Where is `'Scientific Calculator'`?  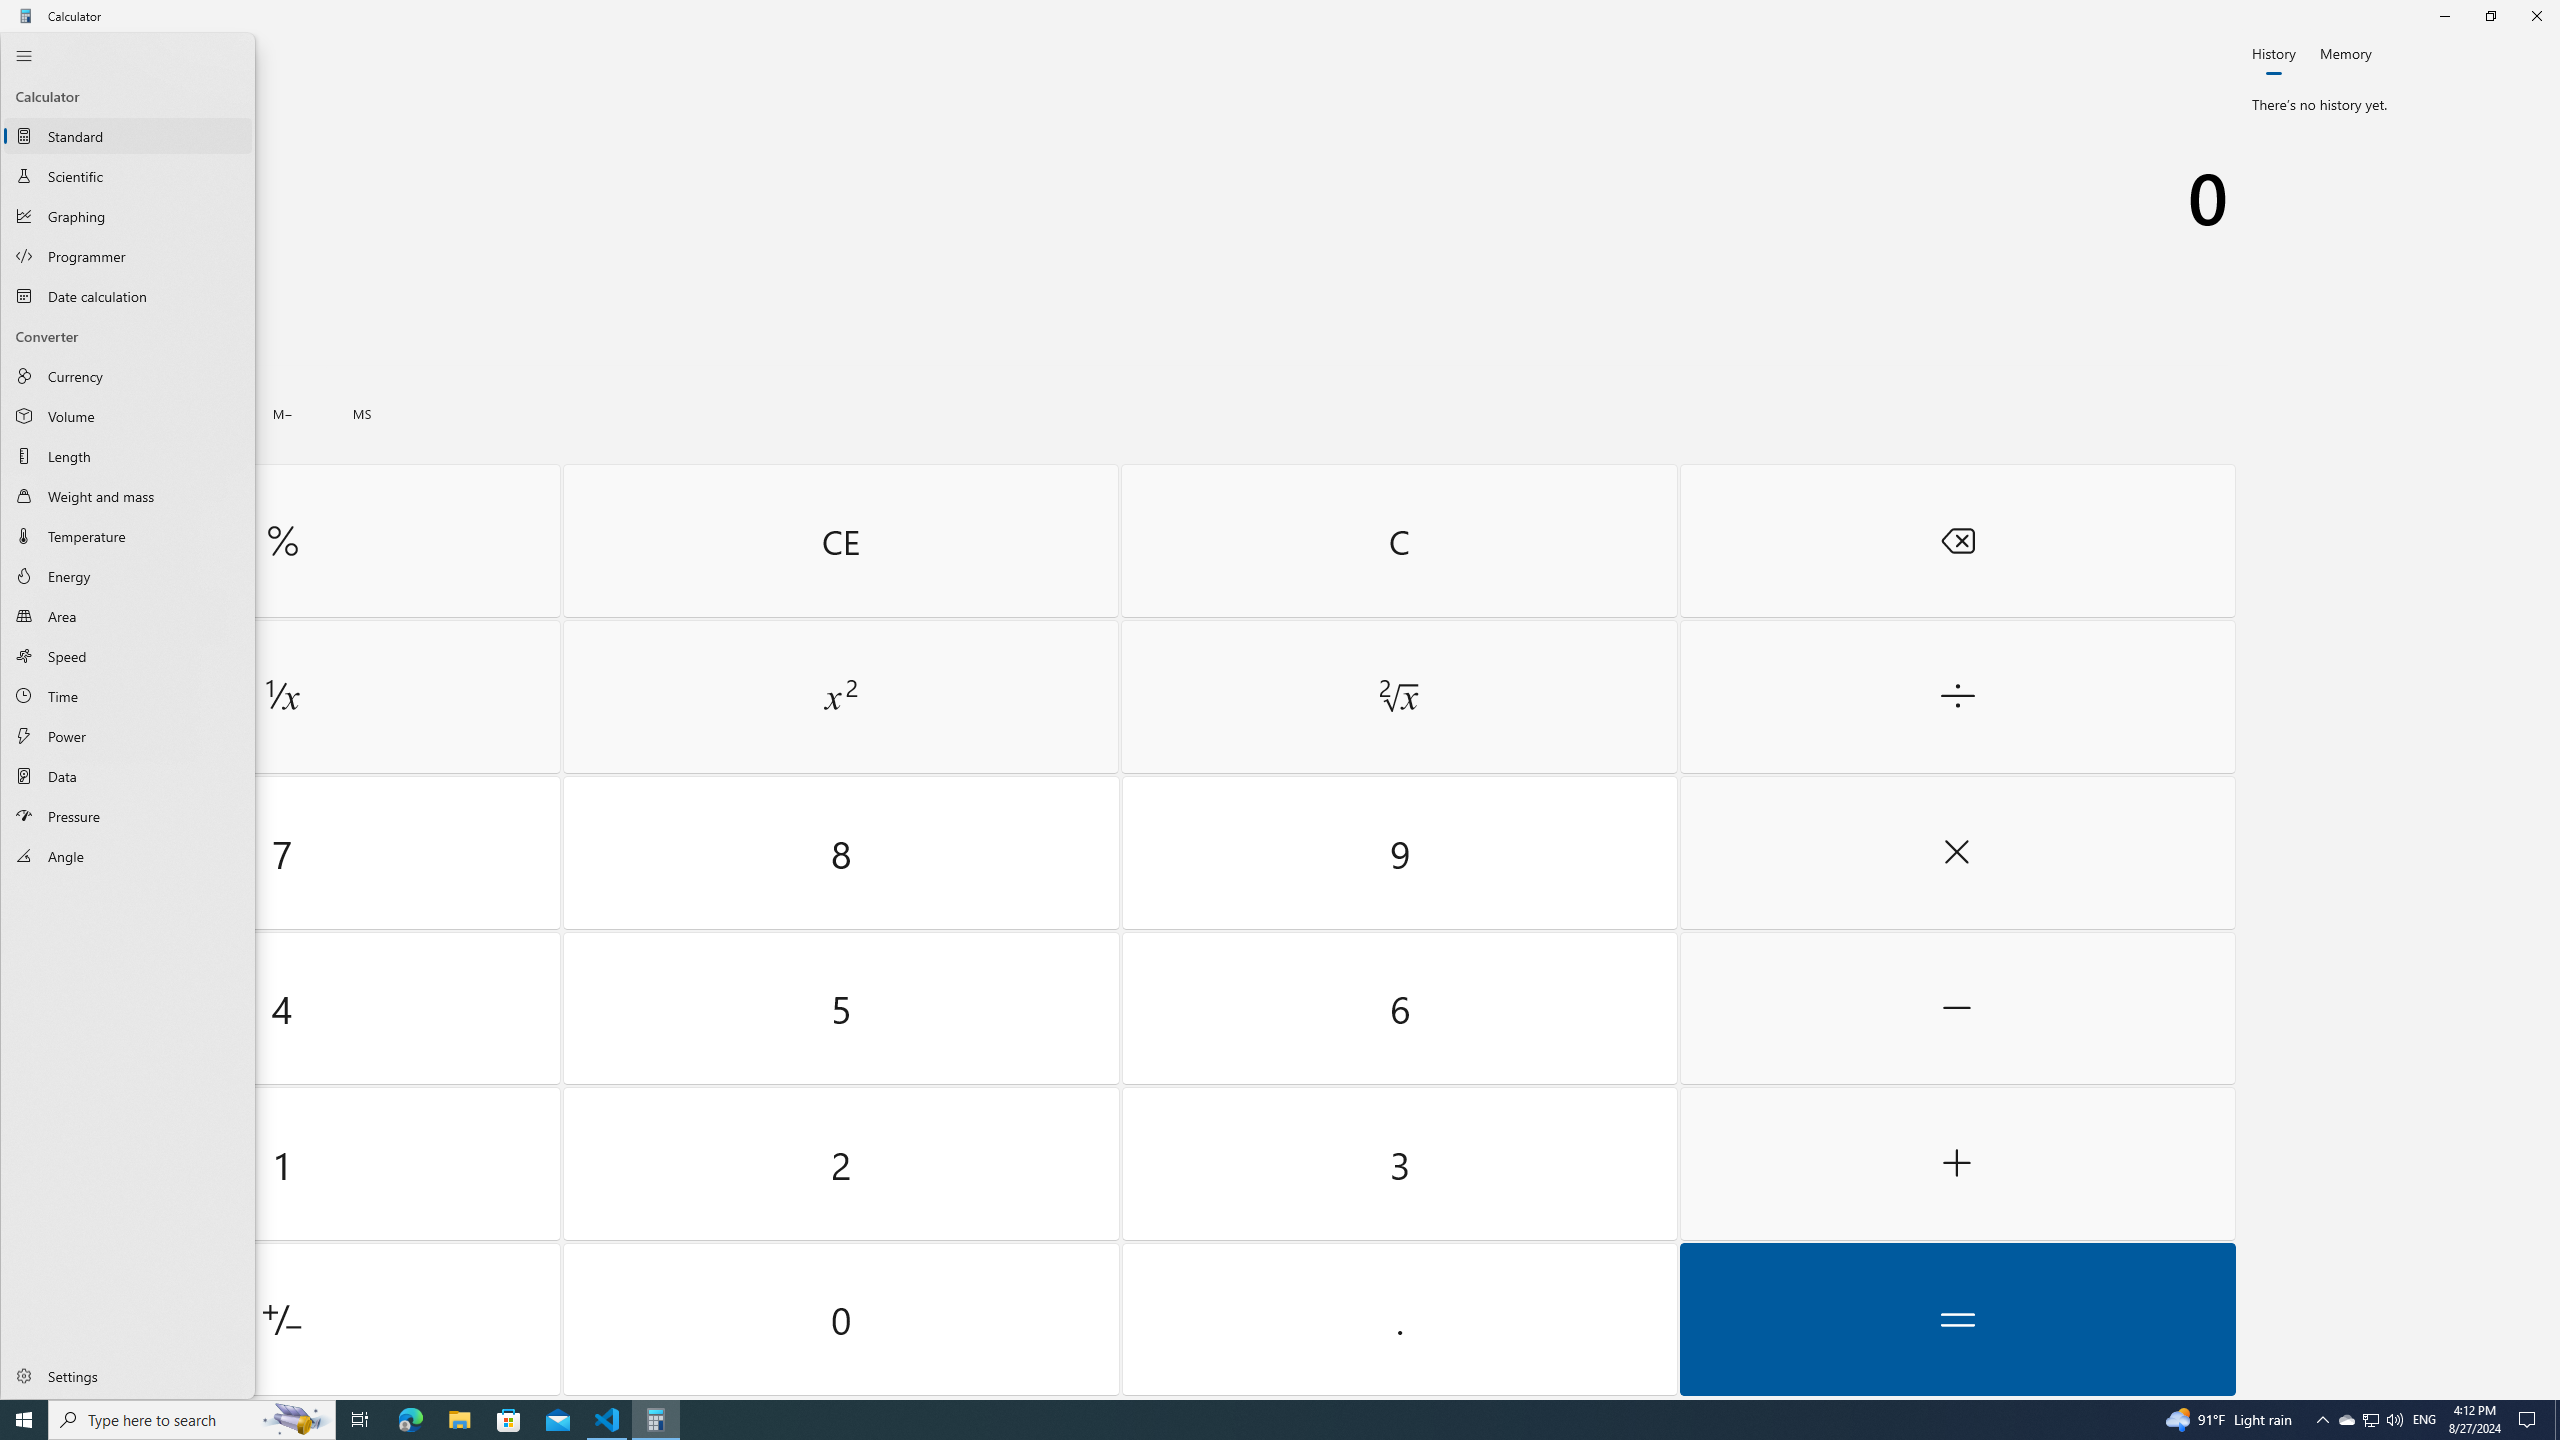 'Scientific Calculator' is located at coordinates (127, 176).